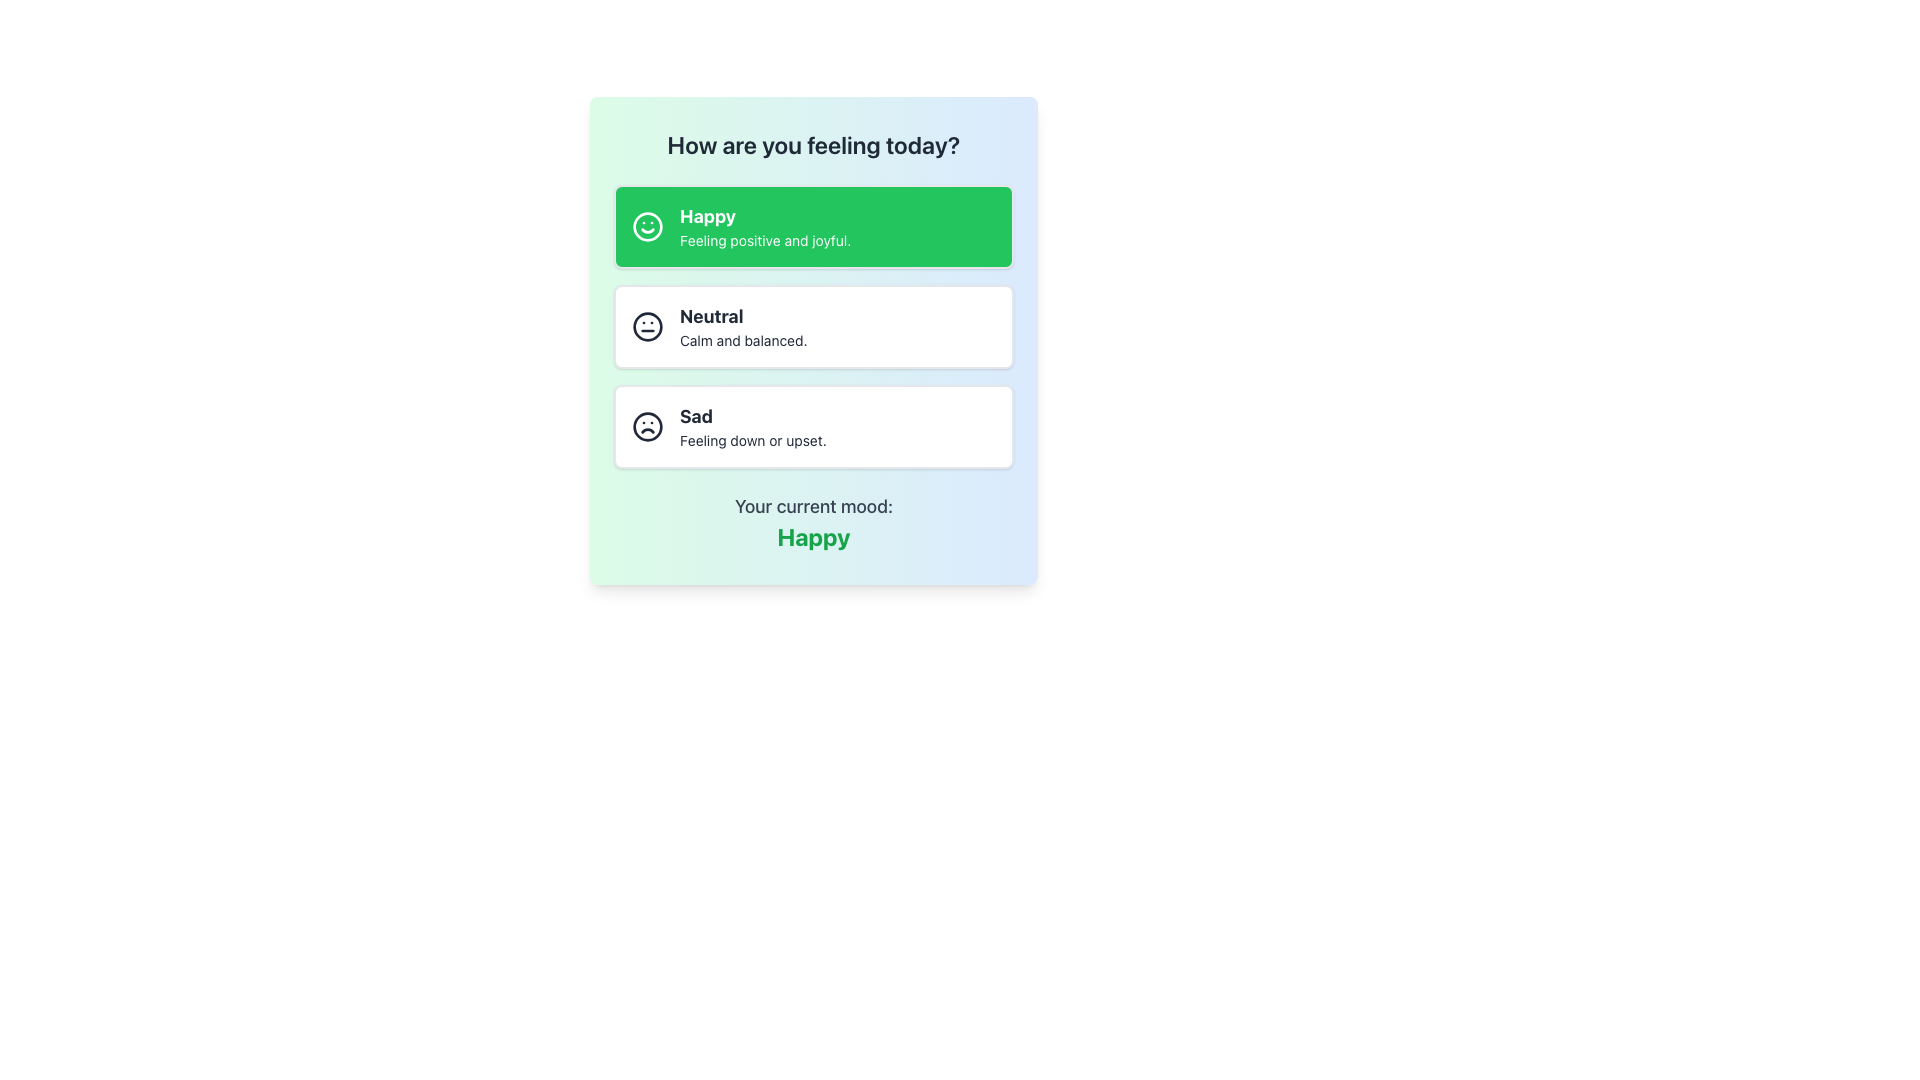 The width and height of the screenshot is (1920, 1080). I want to click on text block containing the heading 'Happy' and the explanatory text 'Feeling positive and joyful.' This text block is the first selectable button in a list of mood choices, displayed on a bold green background, so click(764, 226).